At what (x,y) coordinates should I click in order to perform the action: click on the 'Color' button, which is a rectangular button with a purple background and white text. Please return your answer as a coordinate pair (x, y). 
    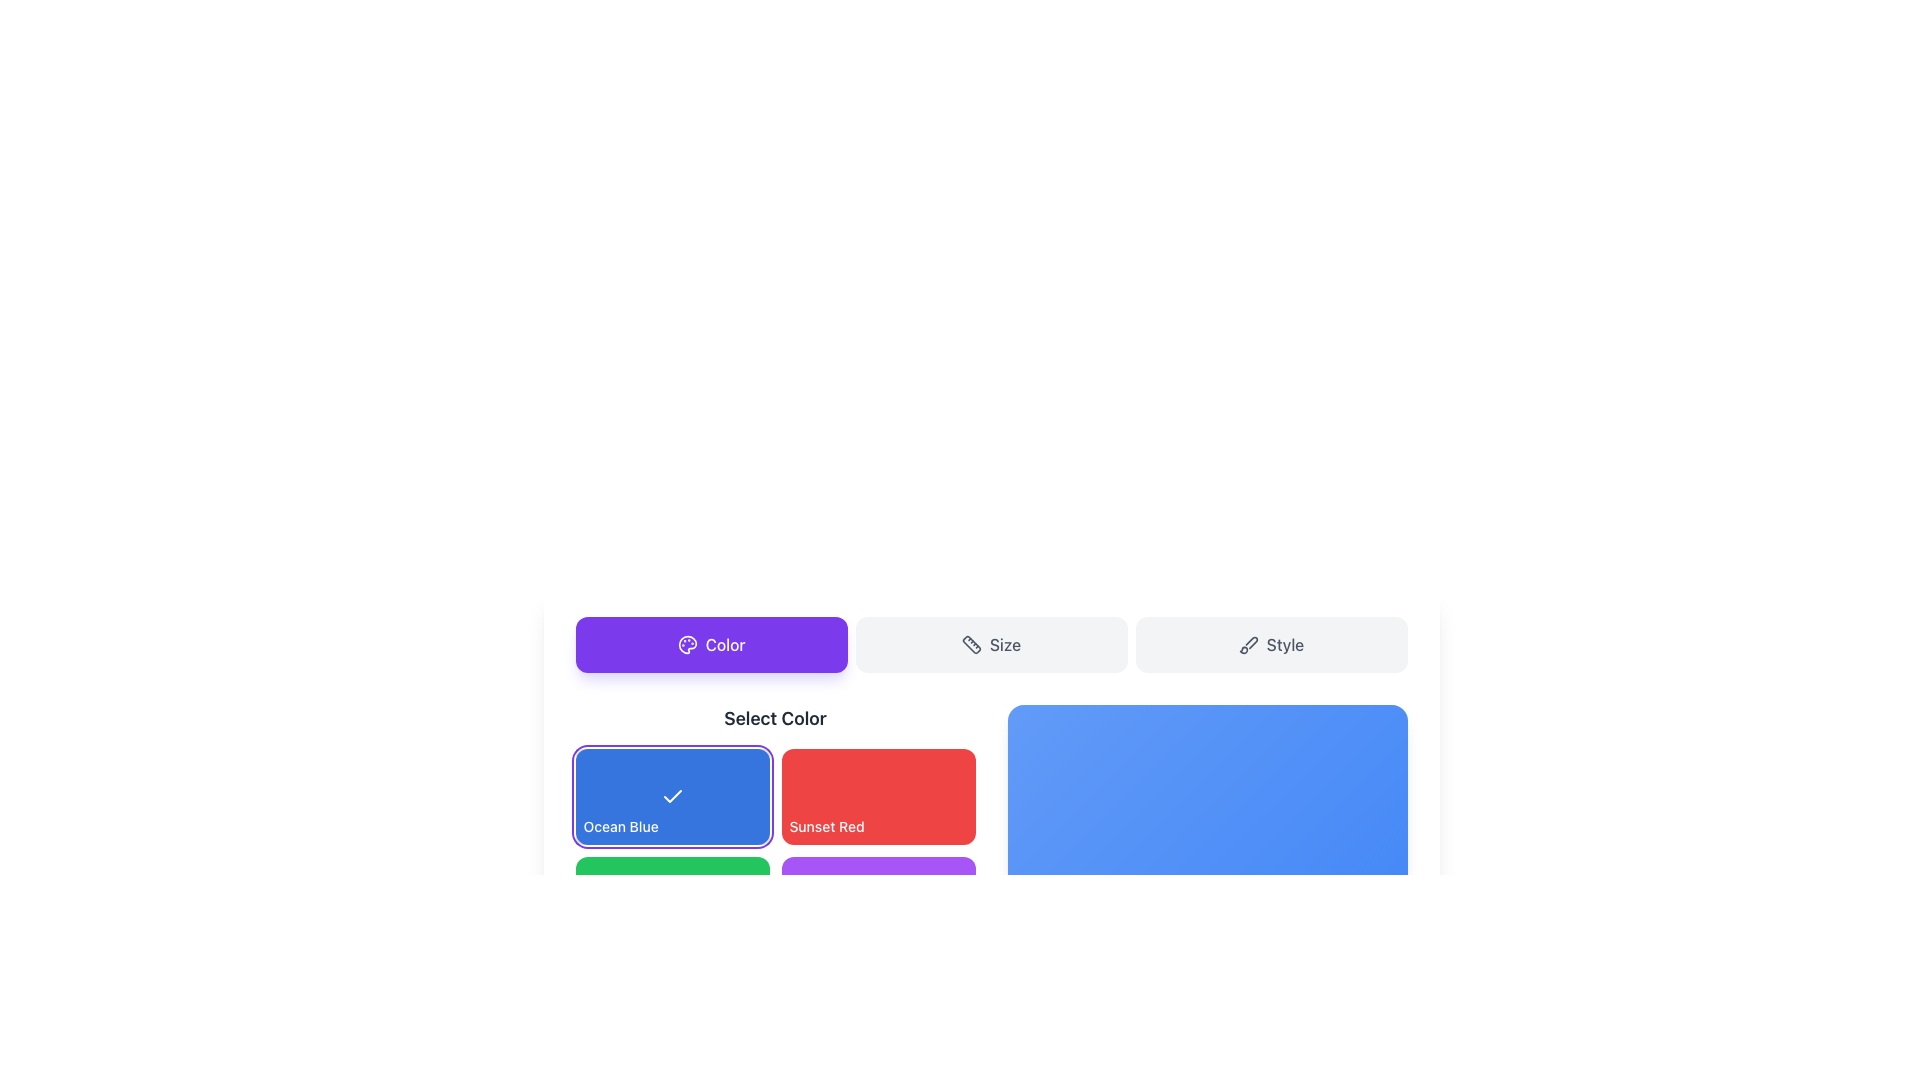
    Looking at the image, I should click on (711, 644).